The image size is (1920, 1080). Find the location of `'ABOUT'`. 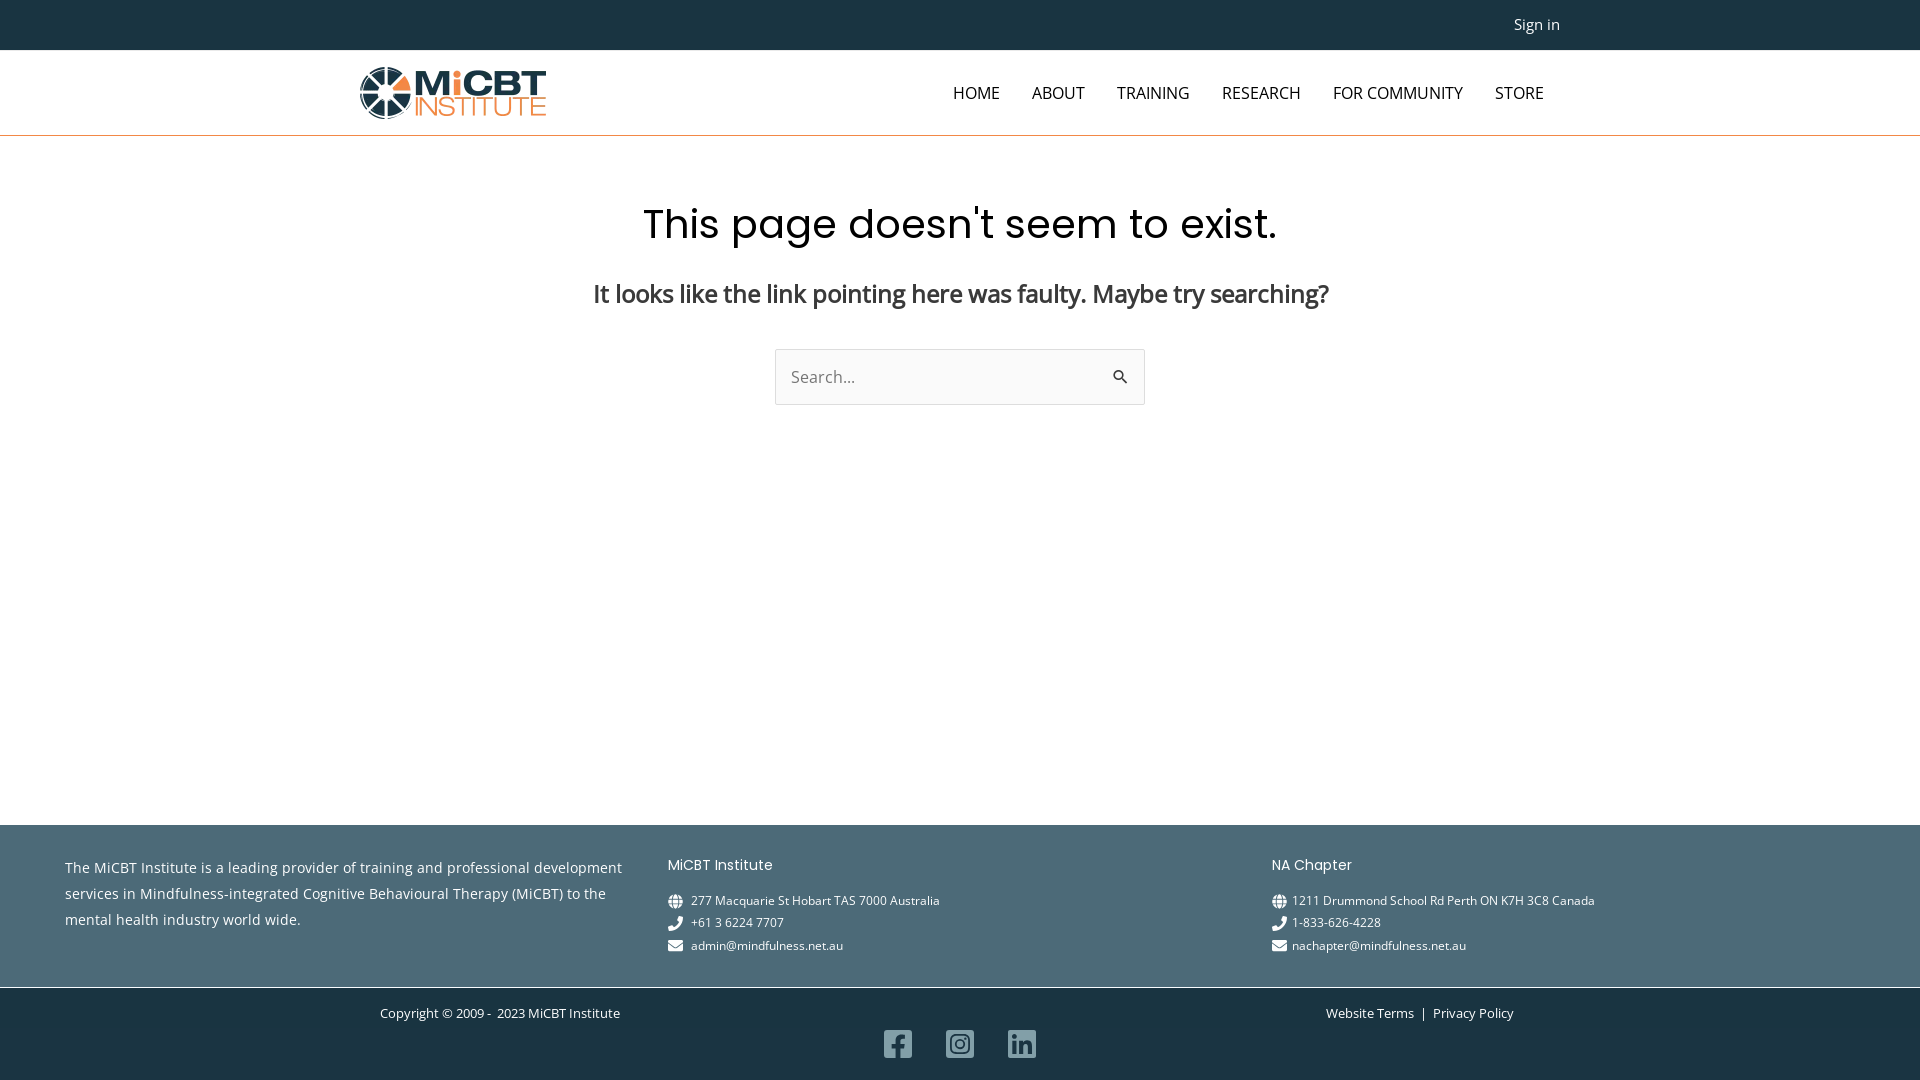

'ABOUT' is located at coordinates (1057, 92).